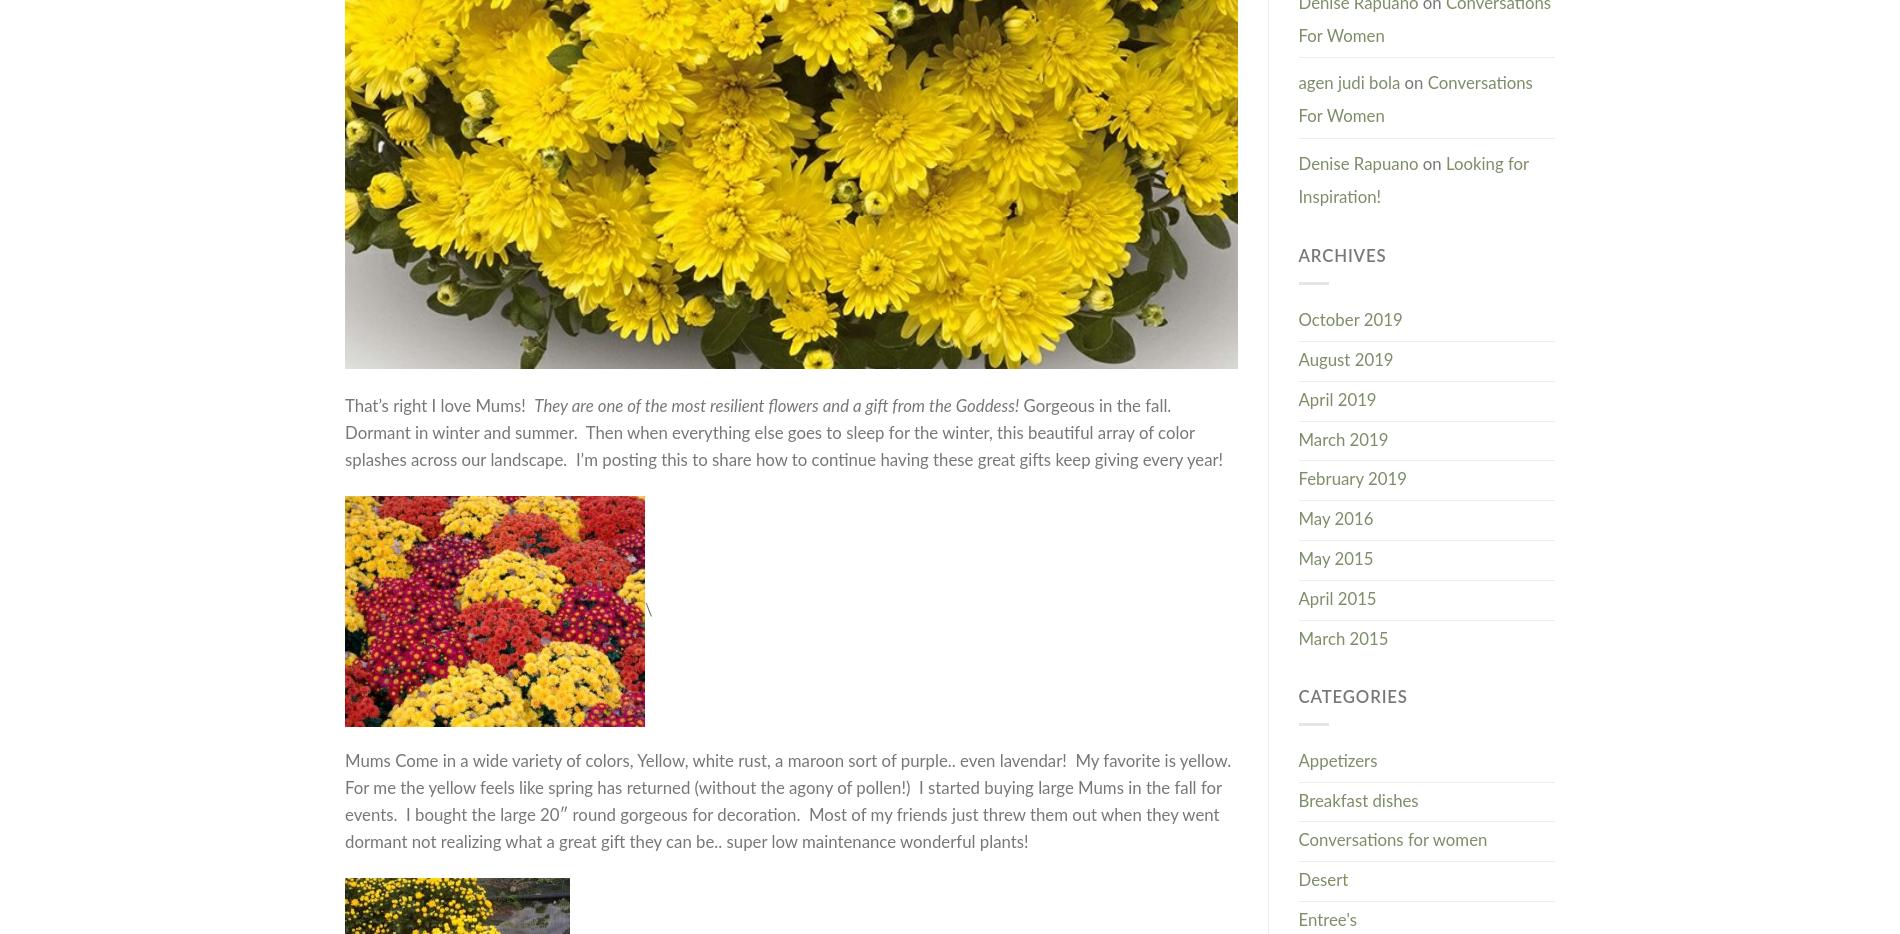 The image size is (1900, 934). Describe the element at coordinates (344, 404) in the screenshot. I see `'That’s right I love Mums!'` at that location.